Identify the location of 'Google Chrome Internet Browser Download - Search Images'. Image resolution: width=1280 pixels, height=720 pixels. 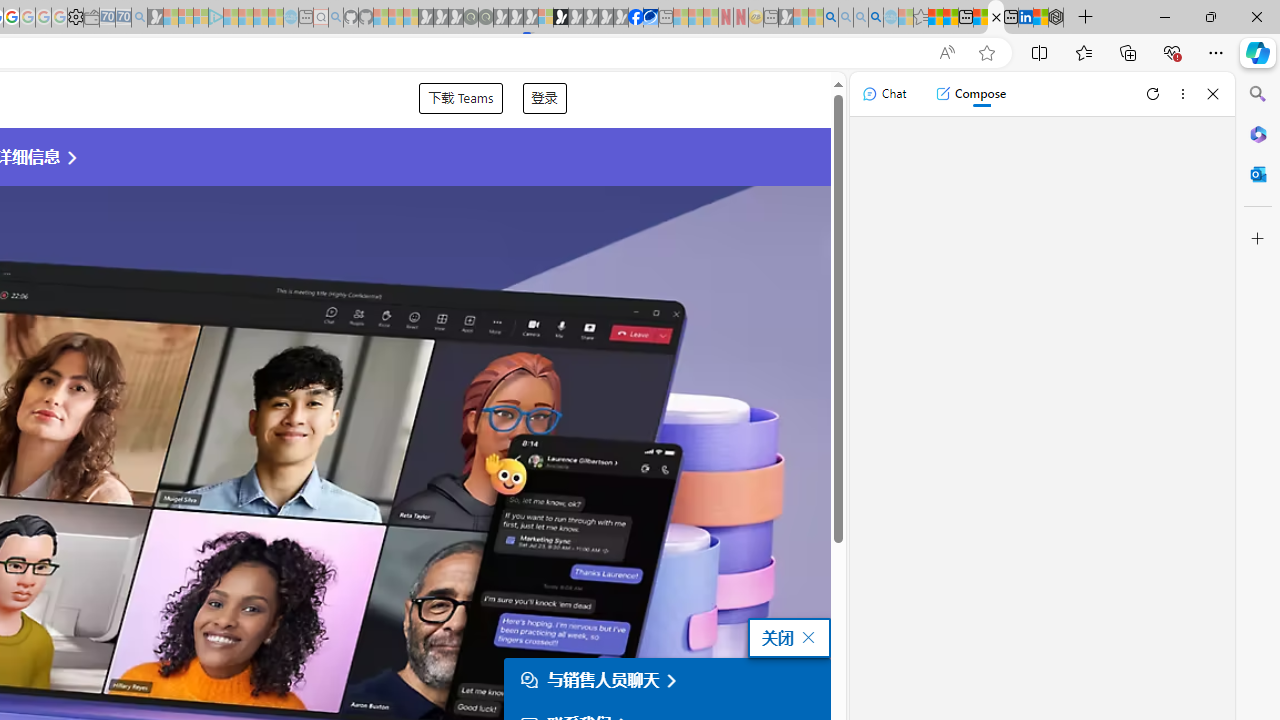
(876, 17).